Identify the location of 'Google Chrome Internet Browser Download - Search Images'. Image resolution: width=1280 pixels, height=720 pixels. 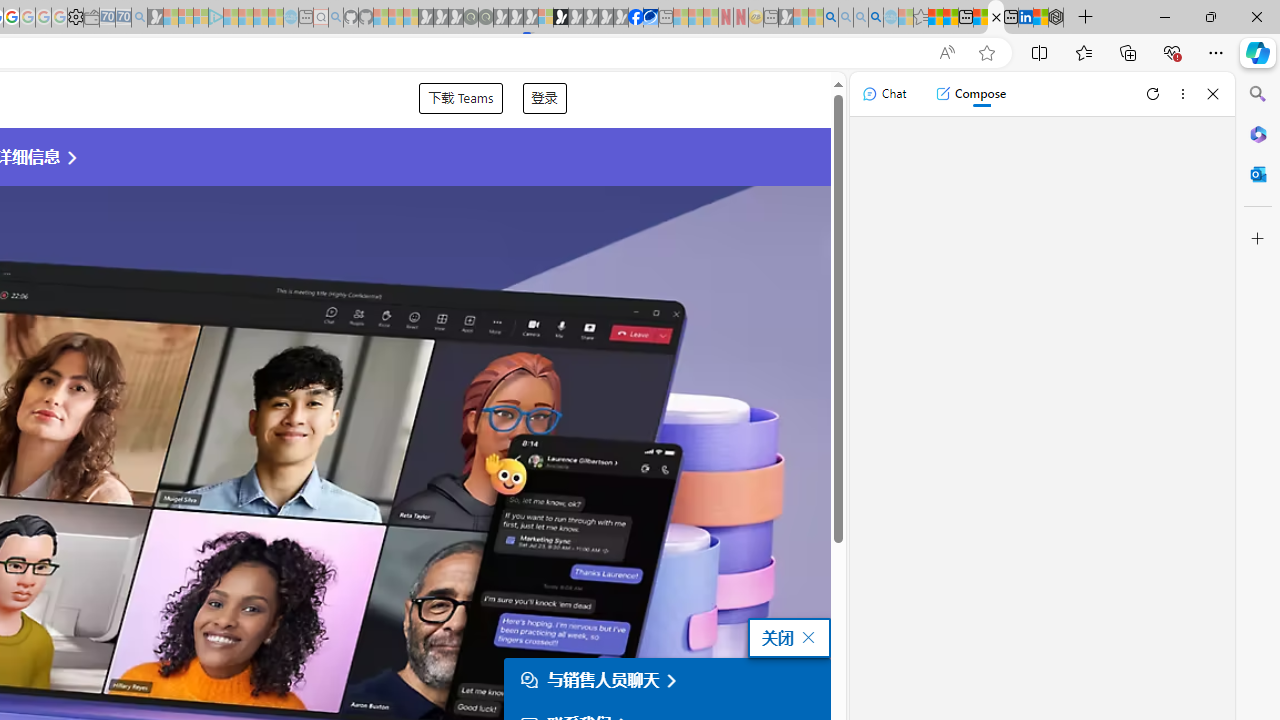
(876, 17).